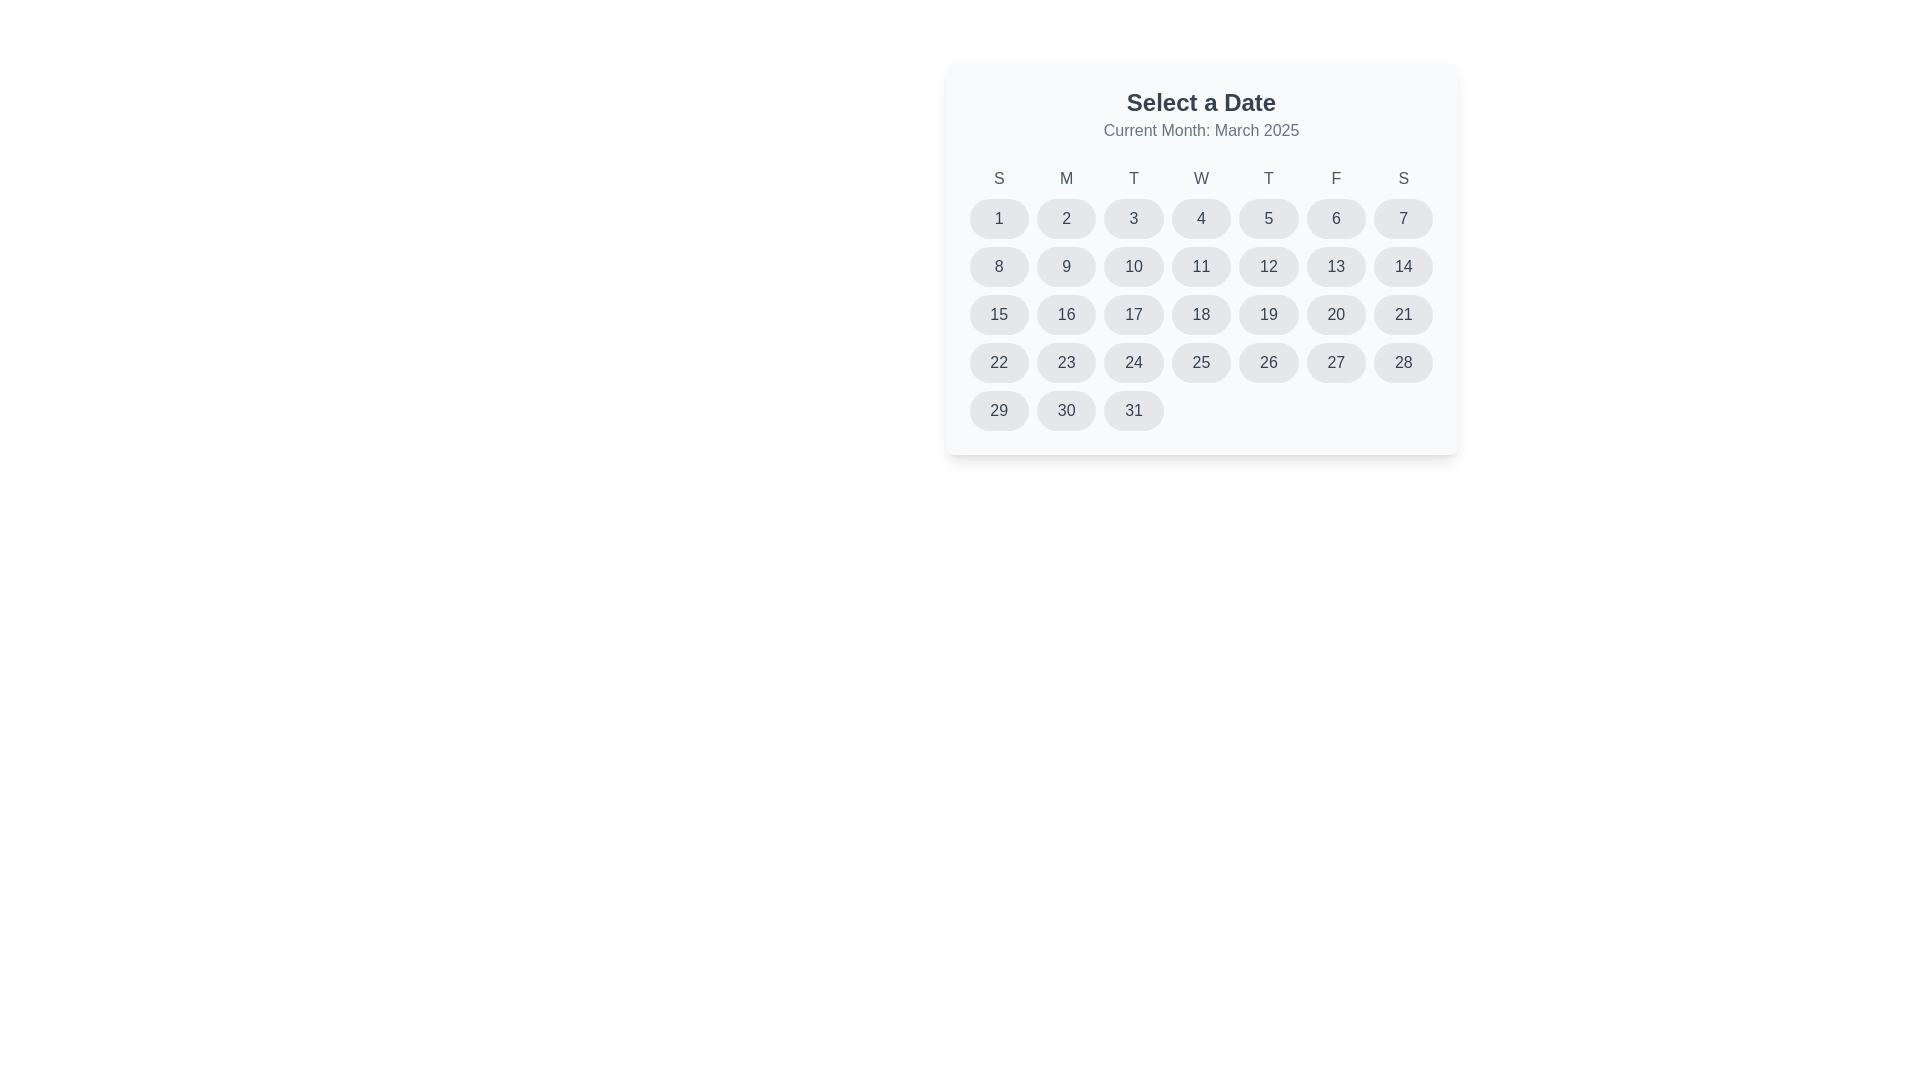 This screenshot has width=1920, height=1080. What do you see at coordinates (1200, 362) in the screenshot?
I see `the button representing the 25th day of the month in the calendar interface` at bounding box center [1200, 362].